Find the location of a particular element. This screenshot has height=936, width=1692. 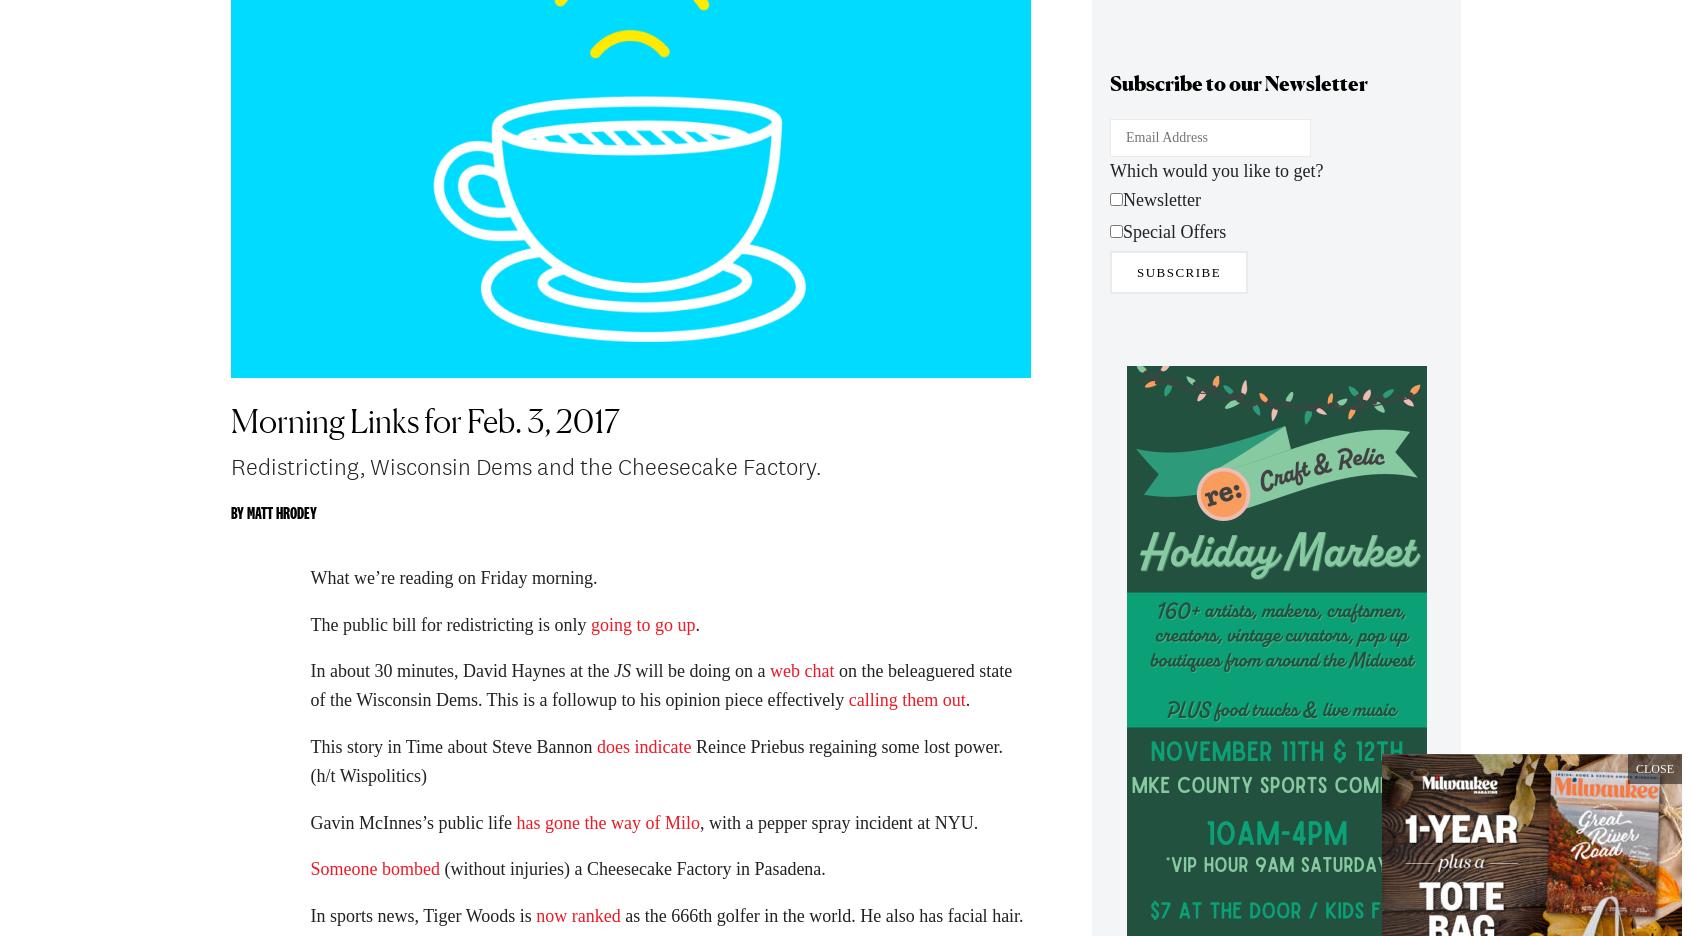

'JS' is located at coordinates (612, 681).